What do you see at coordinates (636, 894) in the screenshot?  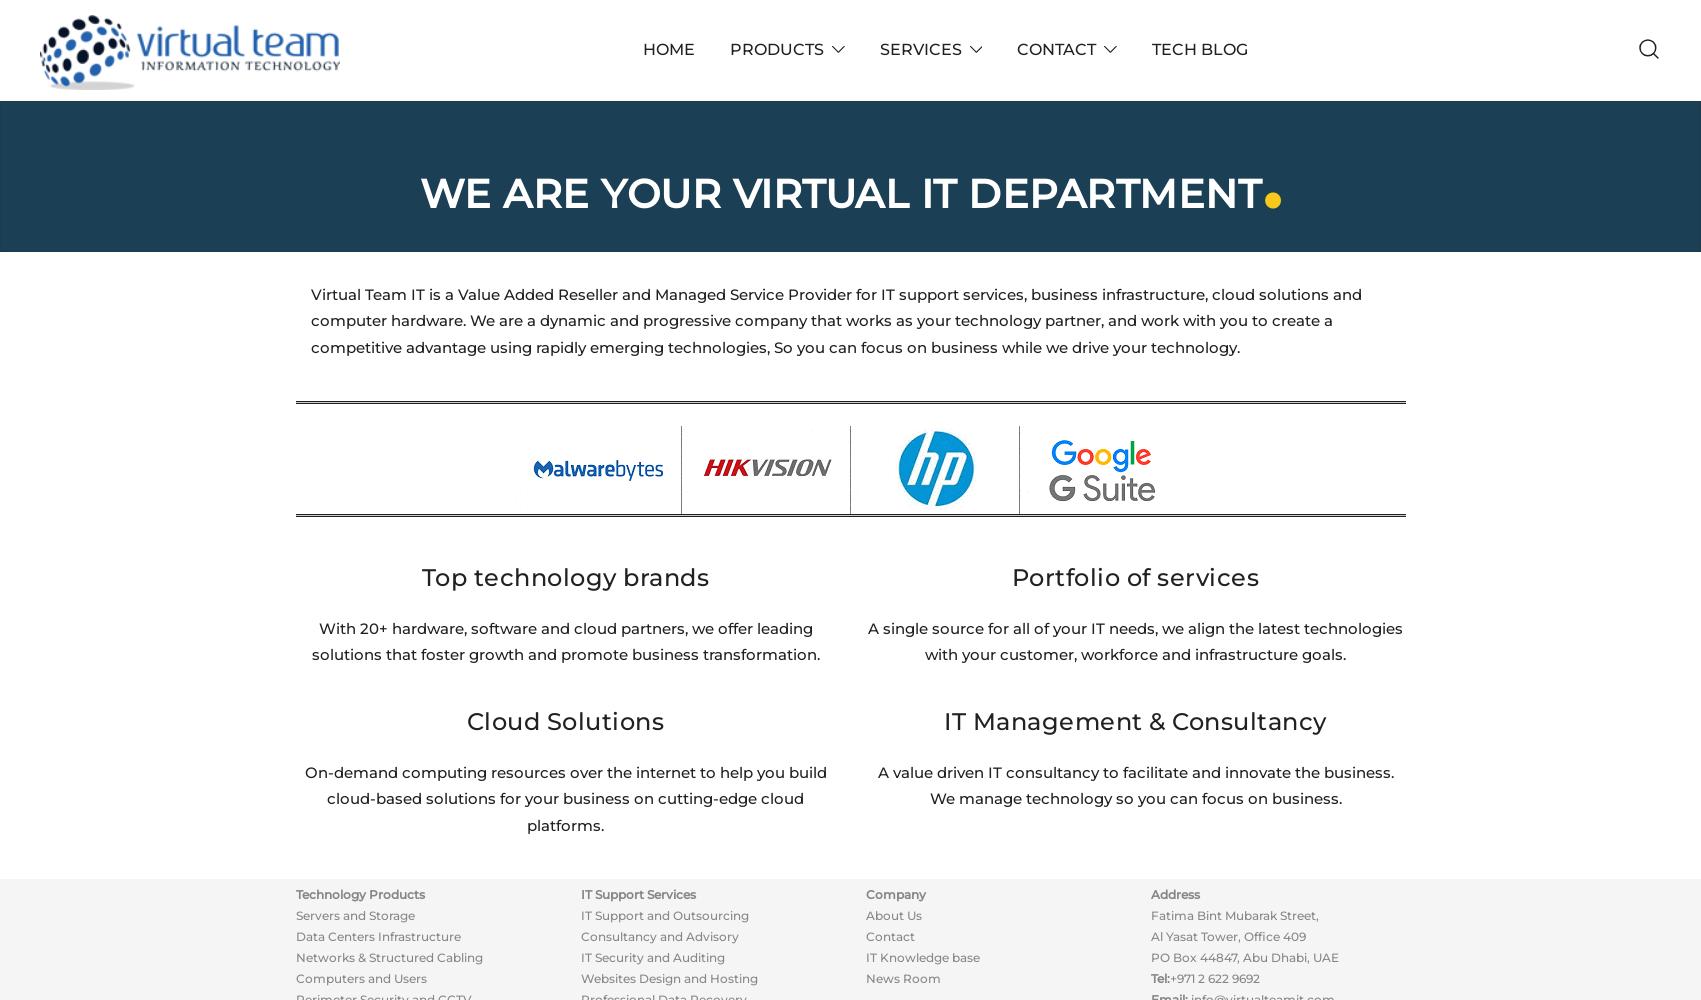 I see `'IT Support Services'` at bounding box center [636, 894].